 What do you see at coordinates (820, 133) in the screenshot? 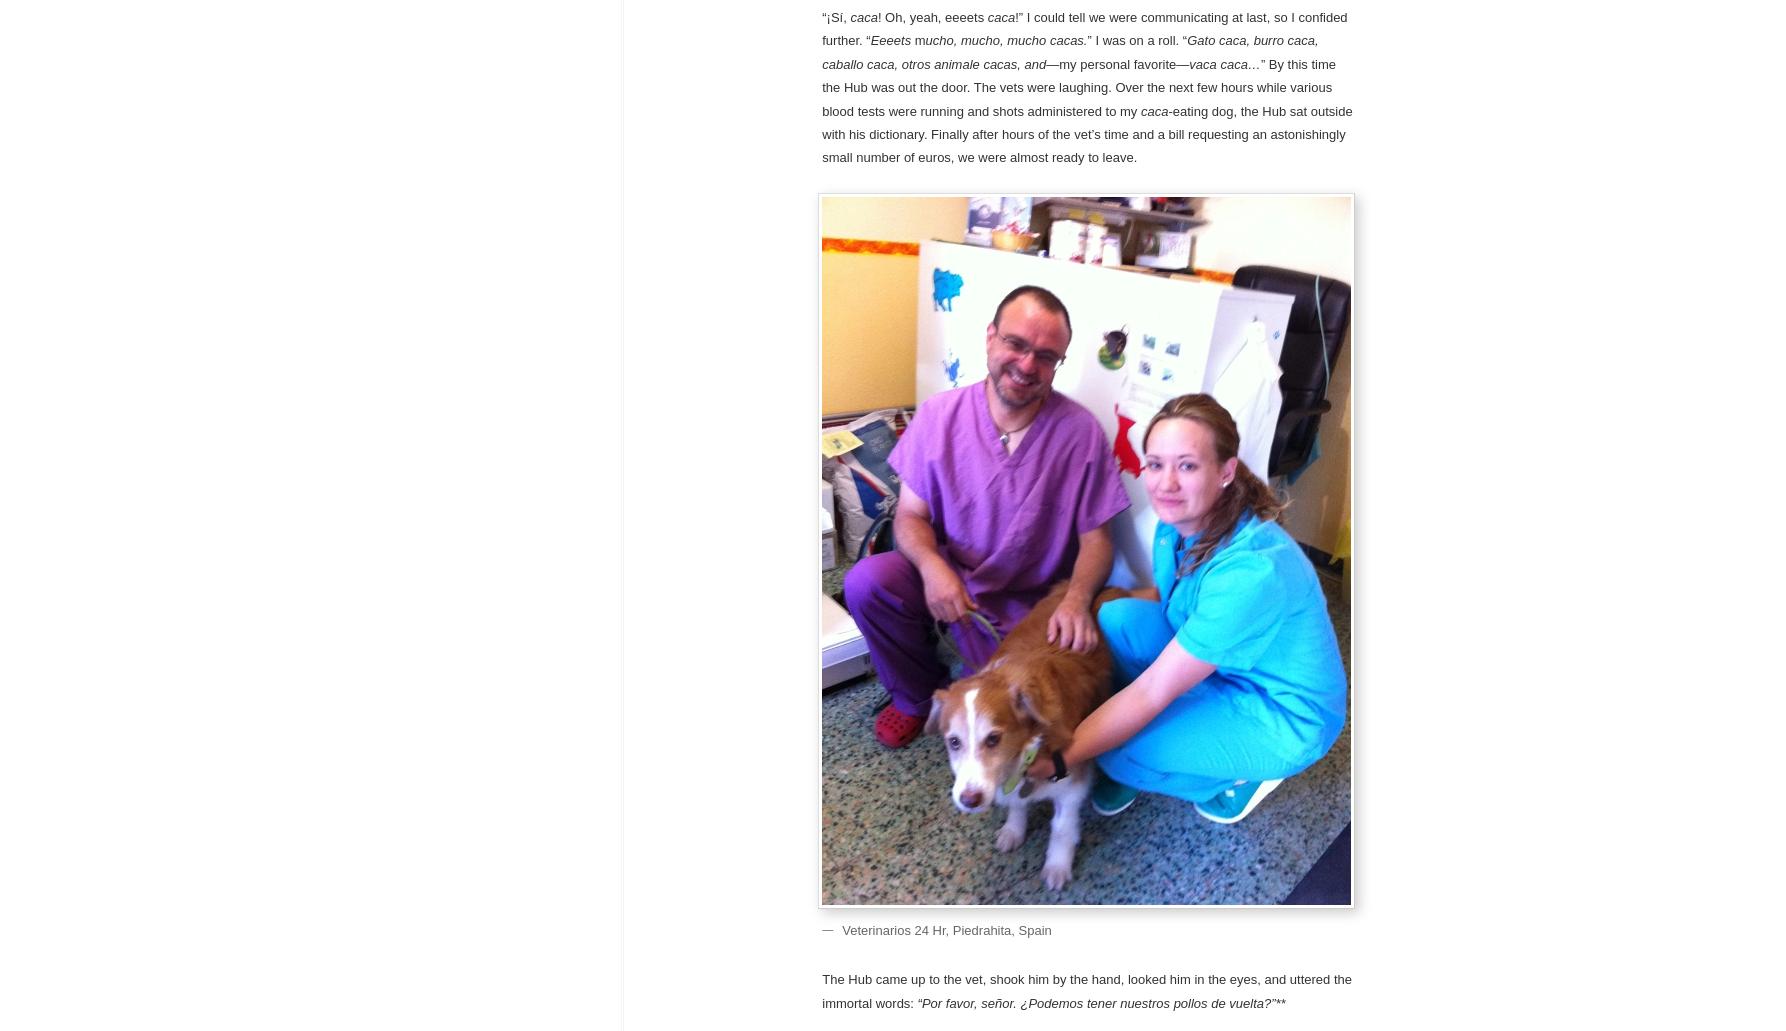
I see `'-eating dog, the Hub sat outside with his dictionary. Finally after hours of the vet’s time and a bill requesting an astonishingly small number of euros, we were almost ready to leave.'` at bounding box center [820, 133].